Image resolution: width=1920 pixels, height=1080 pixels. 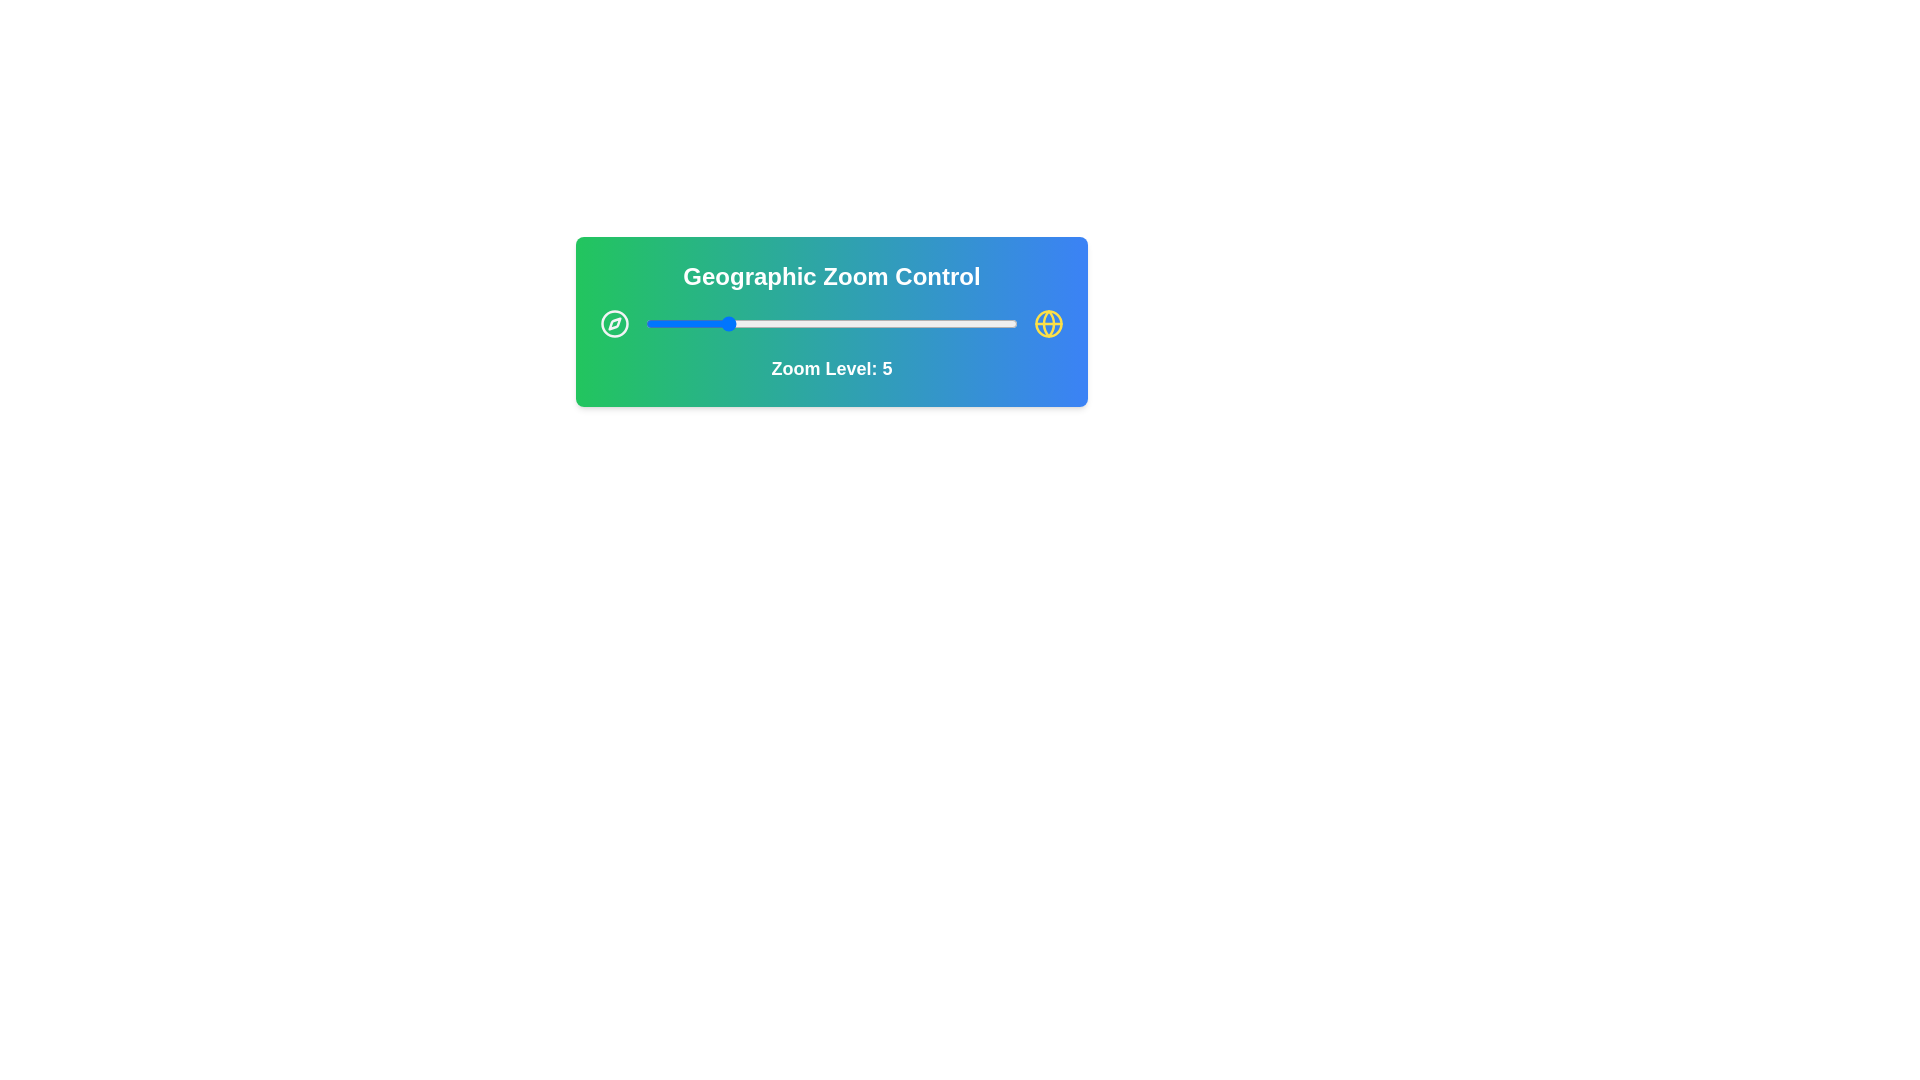 What do you see at coordinates (646, 323) in the screenshot?
I see `the zoom level to 1 by interacting with the slider` at bounding box center [646, 323].